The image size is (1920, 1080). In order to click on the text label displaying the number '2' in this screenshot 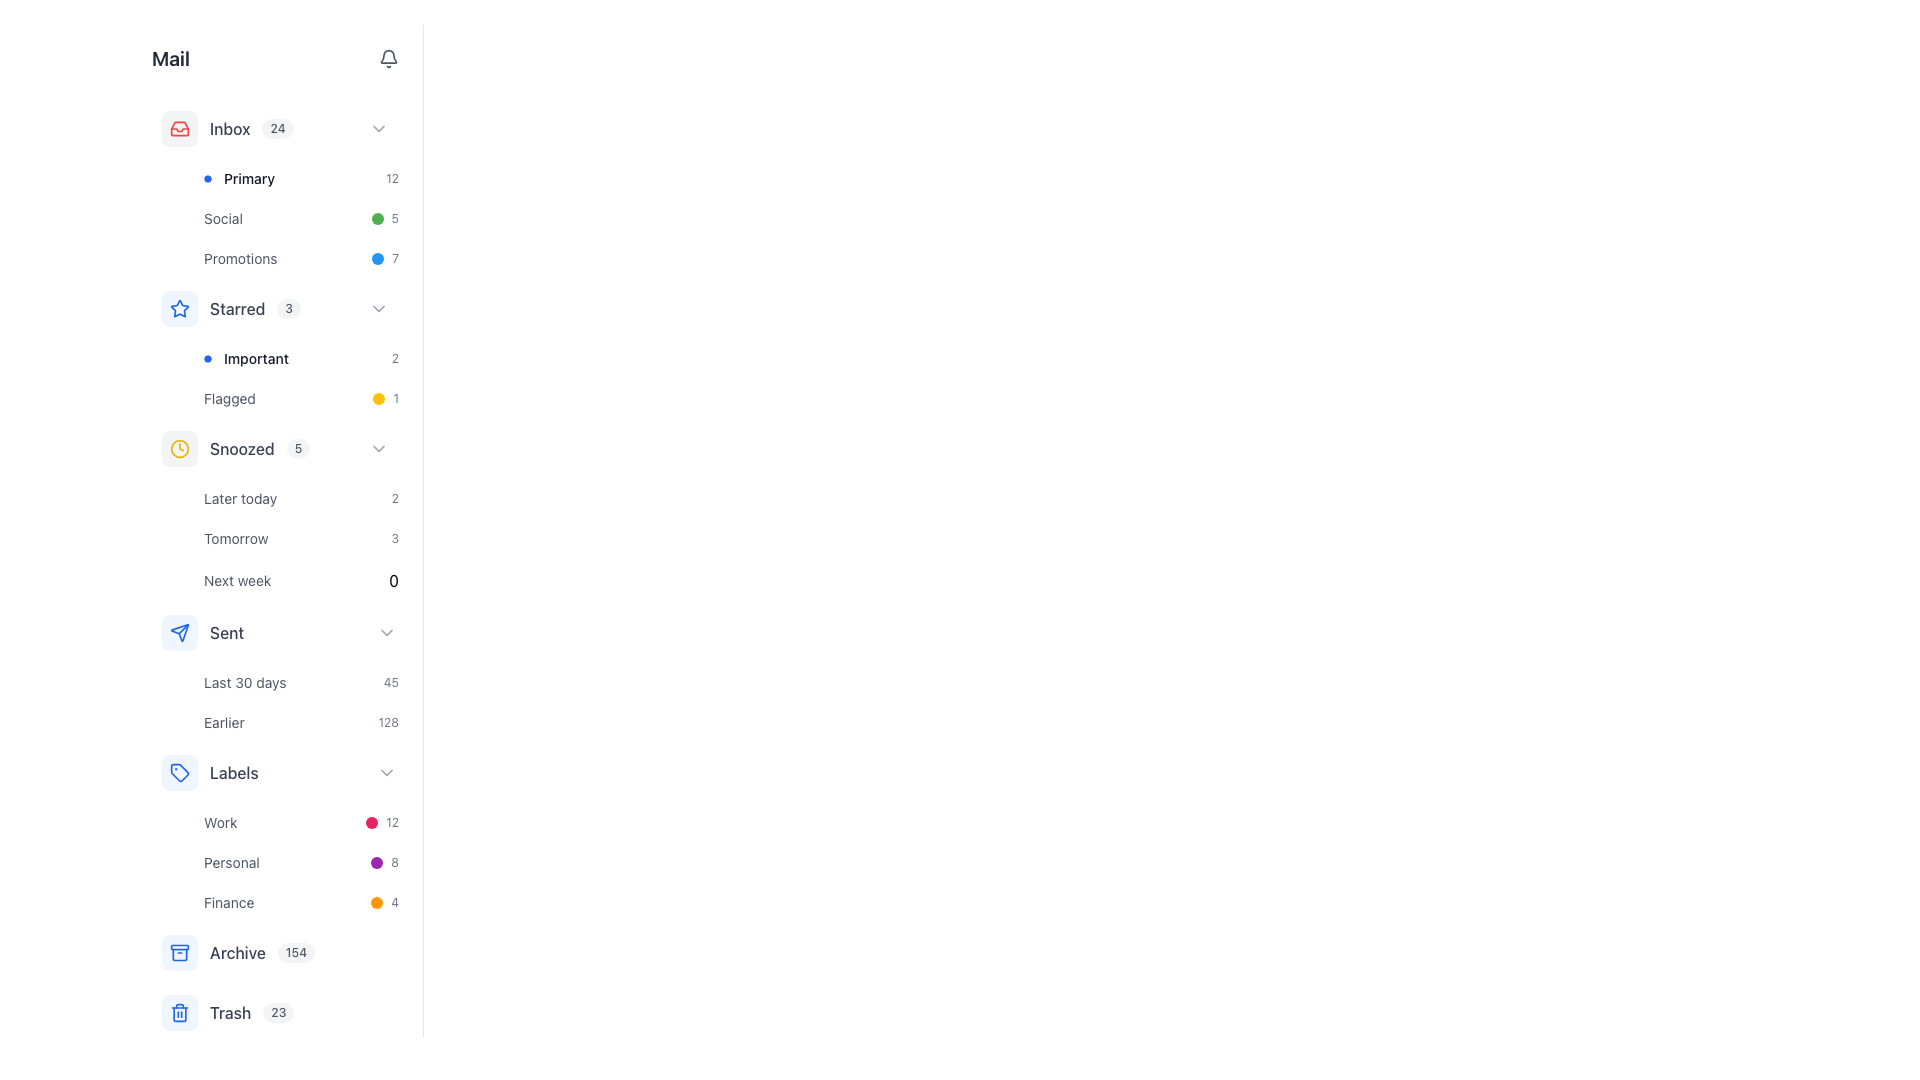, I will do `click(395, 357)`.